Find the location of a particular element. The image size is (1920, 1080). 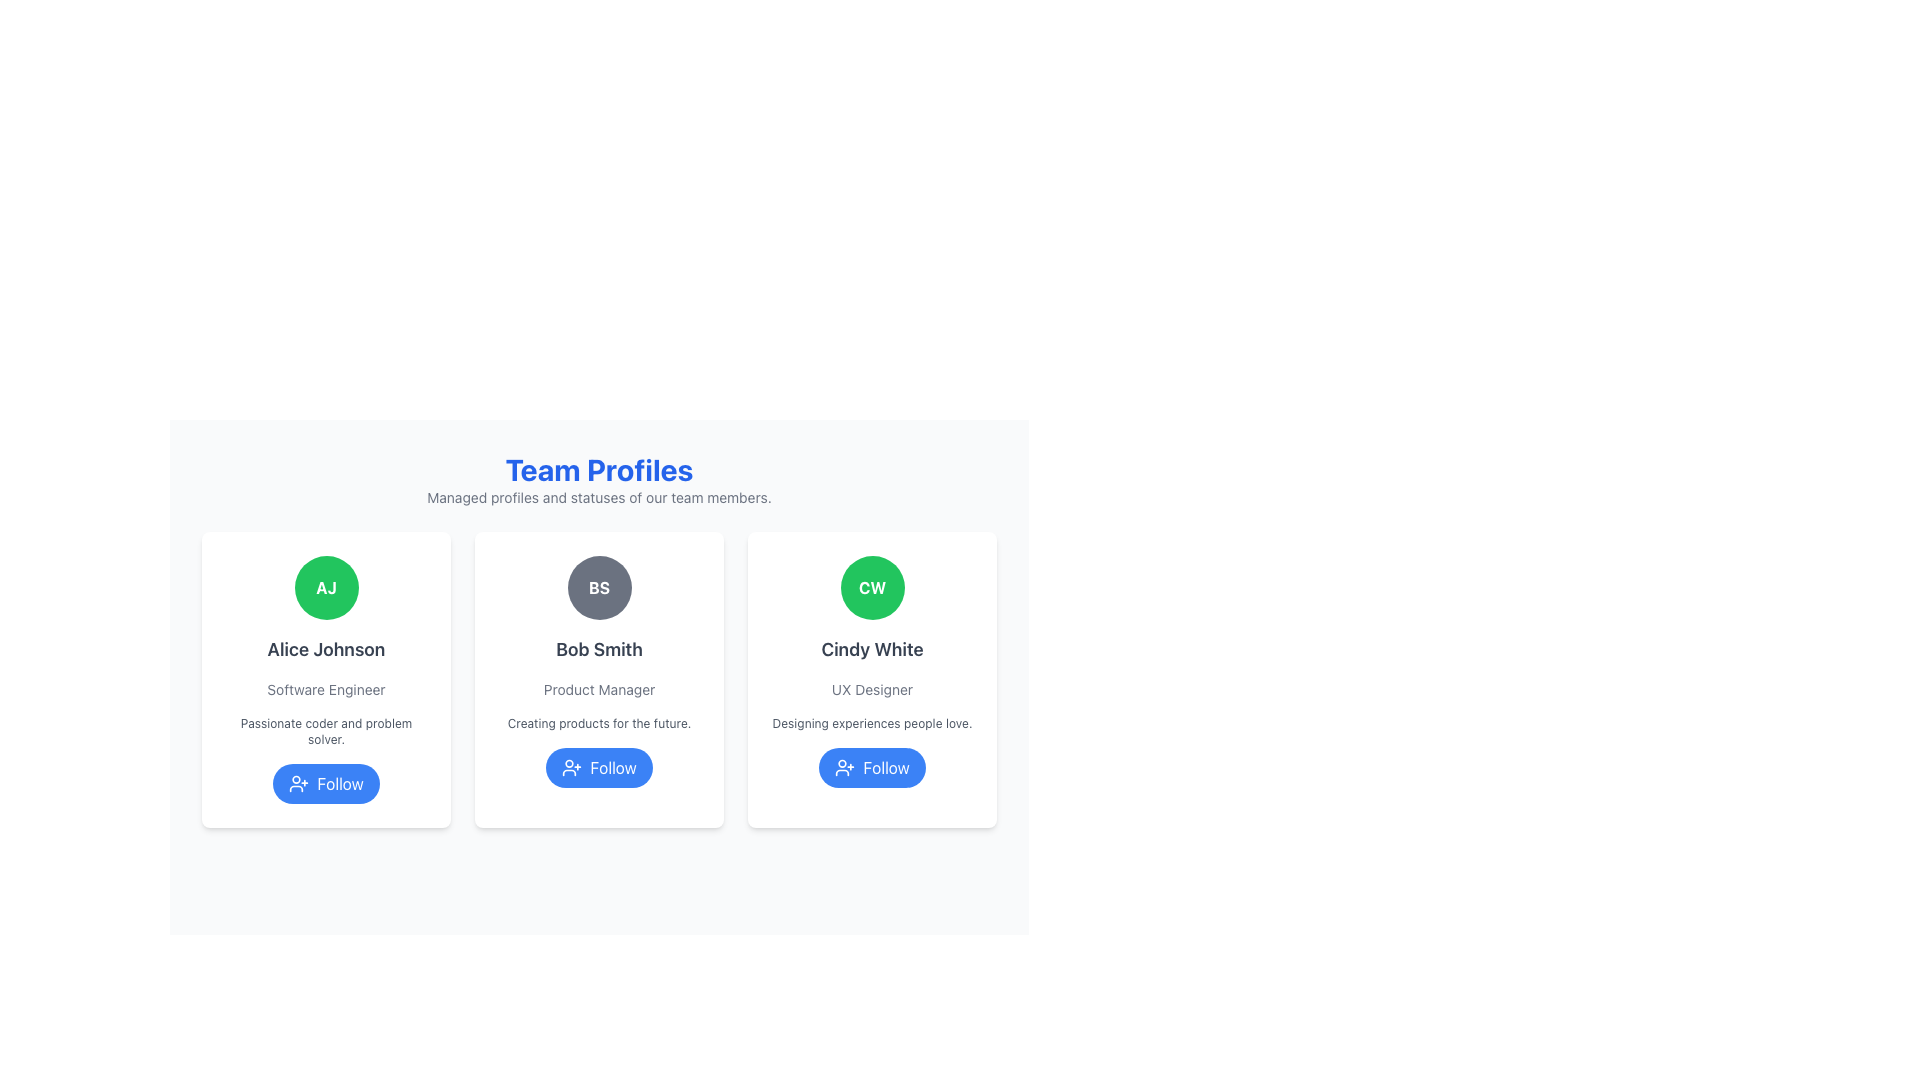

the 'Team Profiles' title text label, which is styled in bold, large blue font, located at the top center of the section above the descriptive text is located at coordinates (598, 470).